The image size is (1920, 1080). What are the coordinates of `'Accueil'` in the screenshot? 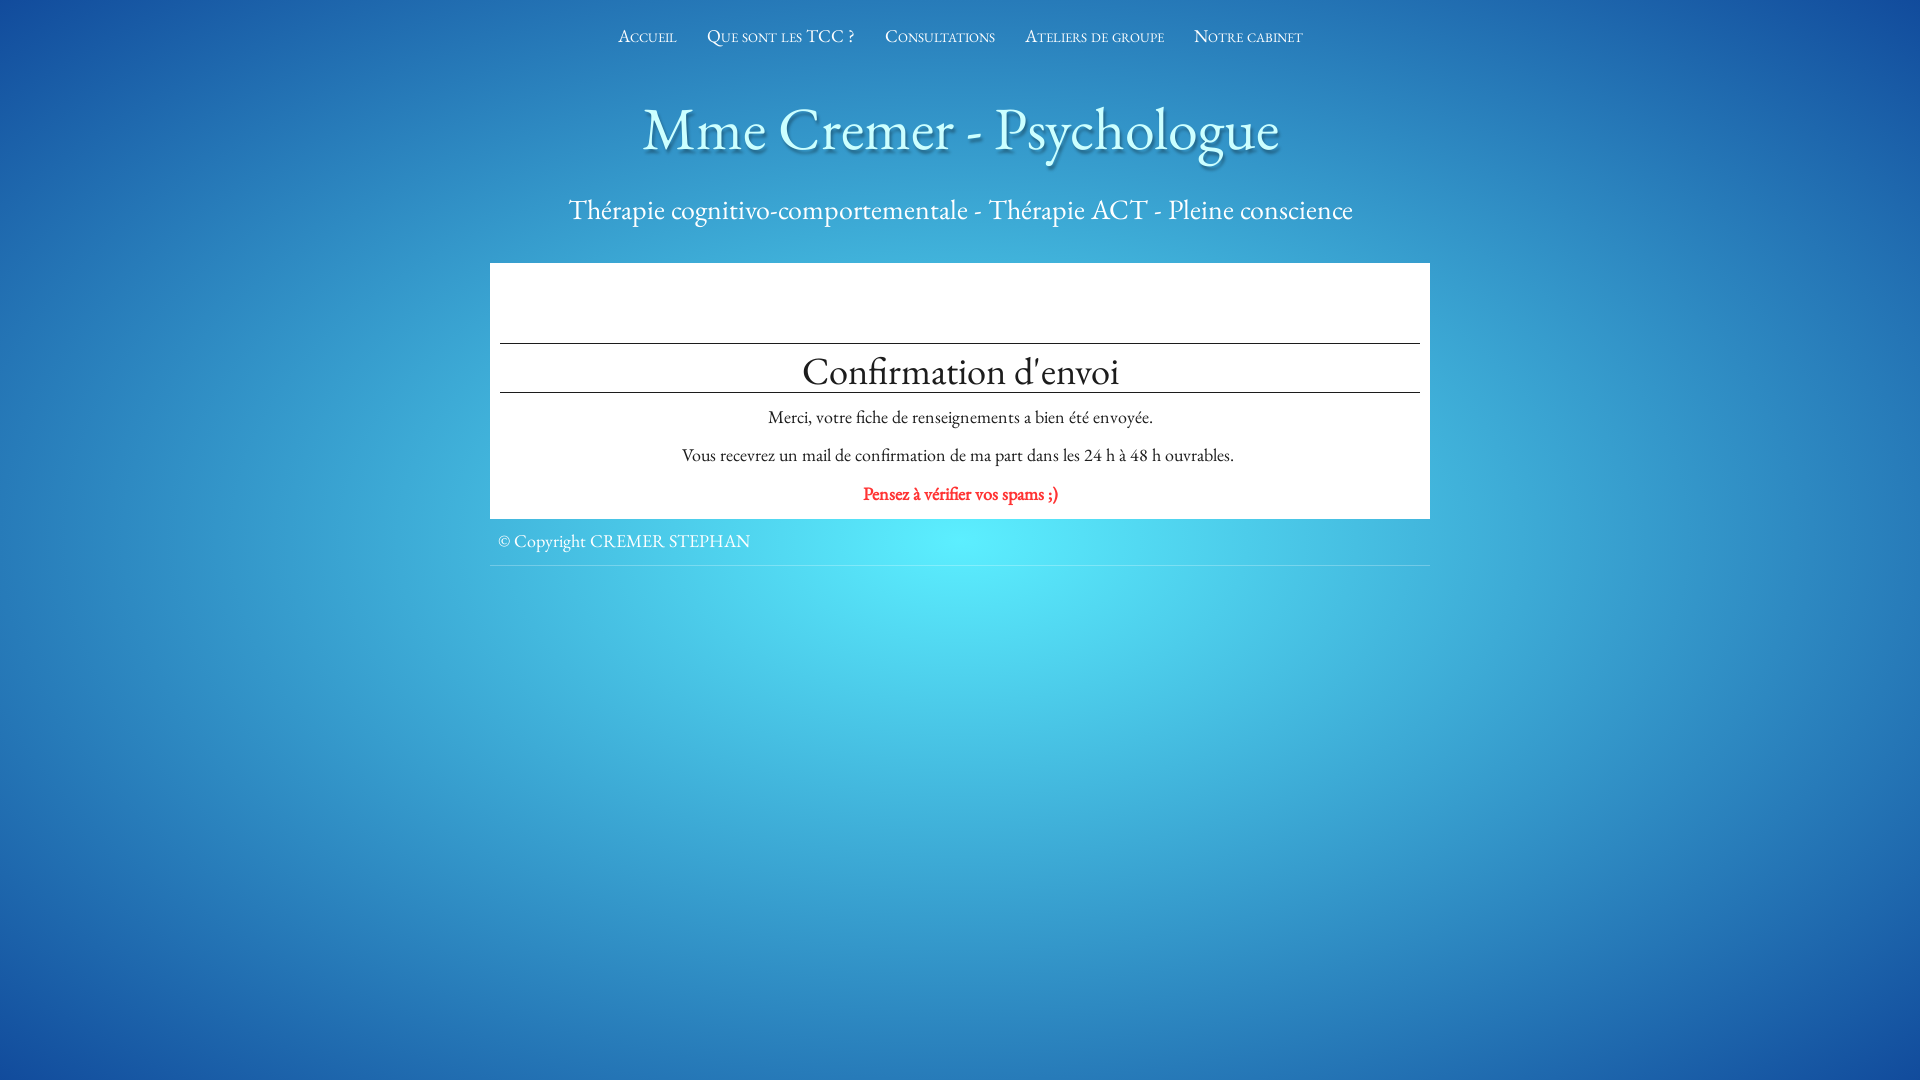 It's located at (646, 35).